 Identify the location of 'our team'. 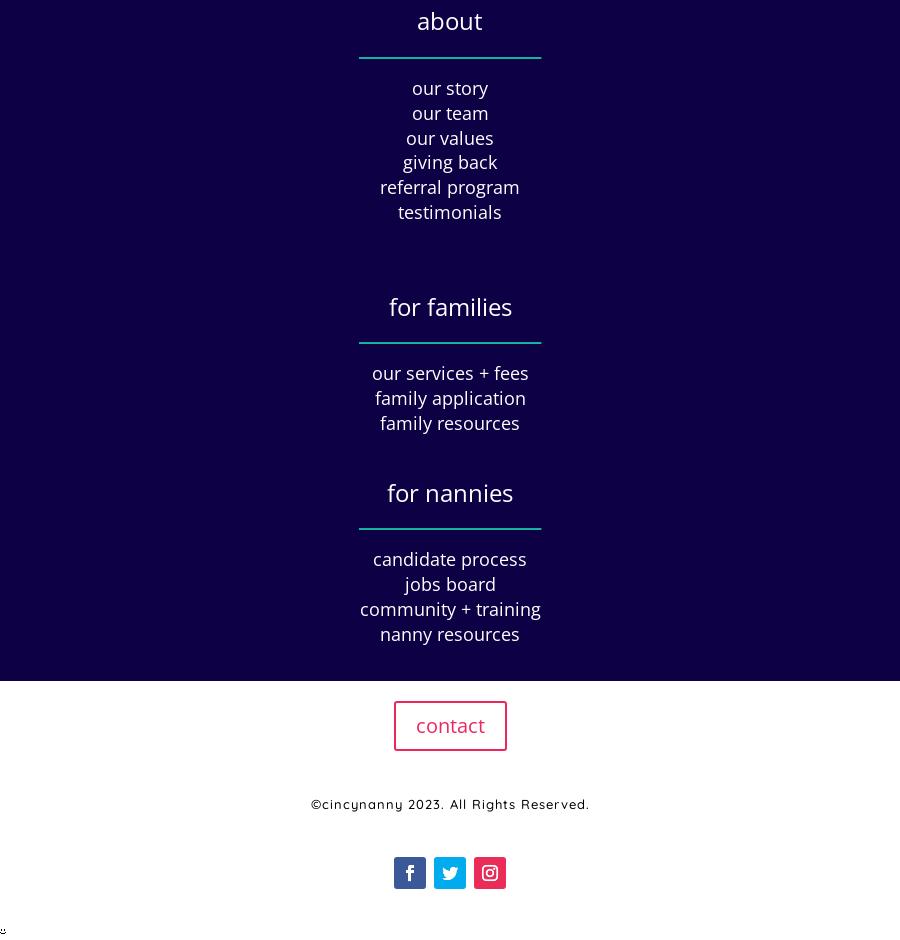
(449, 111).